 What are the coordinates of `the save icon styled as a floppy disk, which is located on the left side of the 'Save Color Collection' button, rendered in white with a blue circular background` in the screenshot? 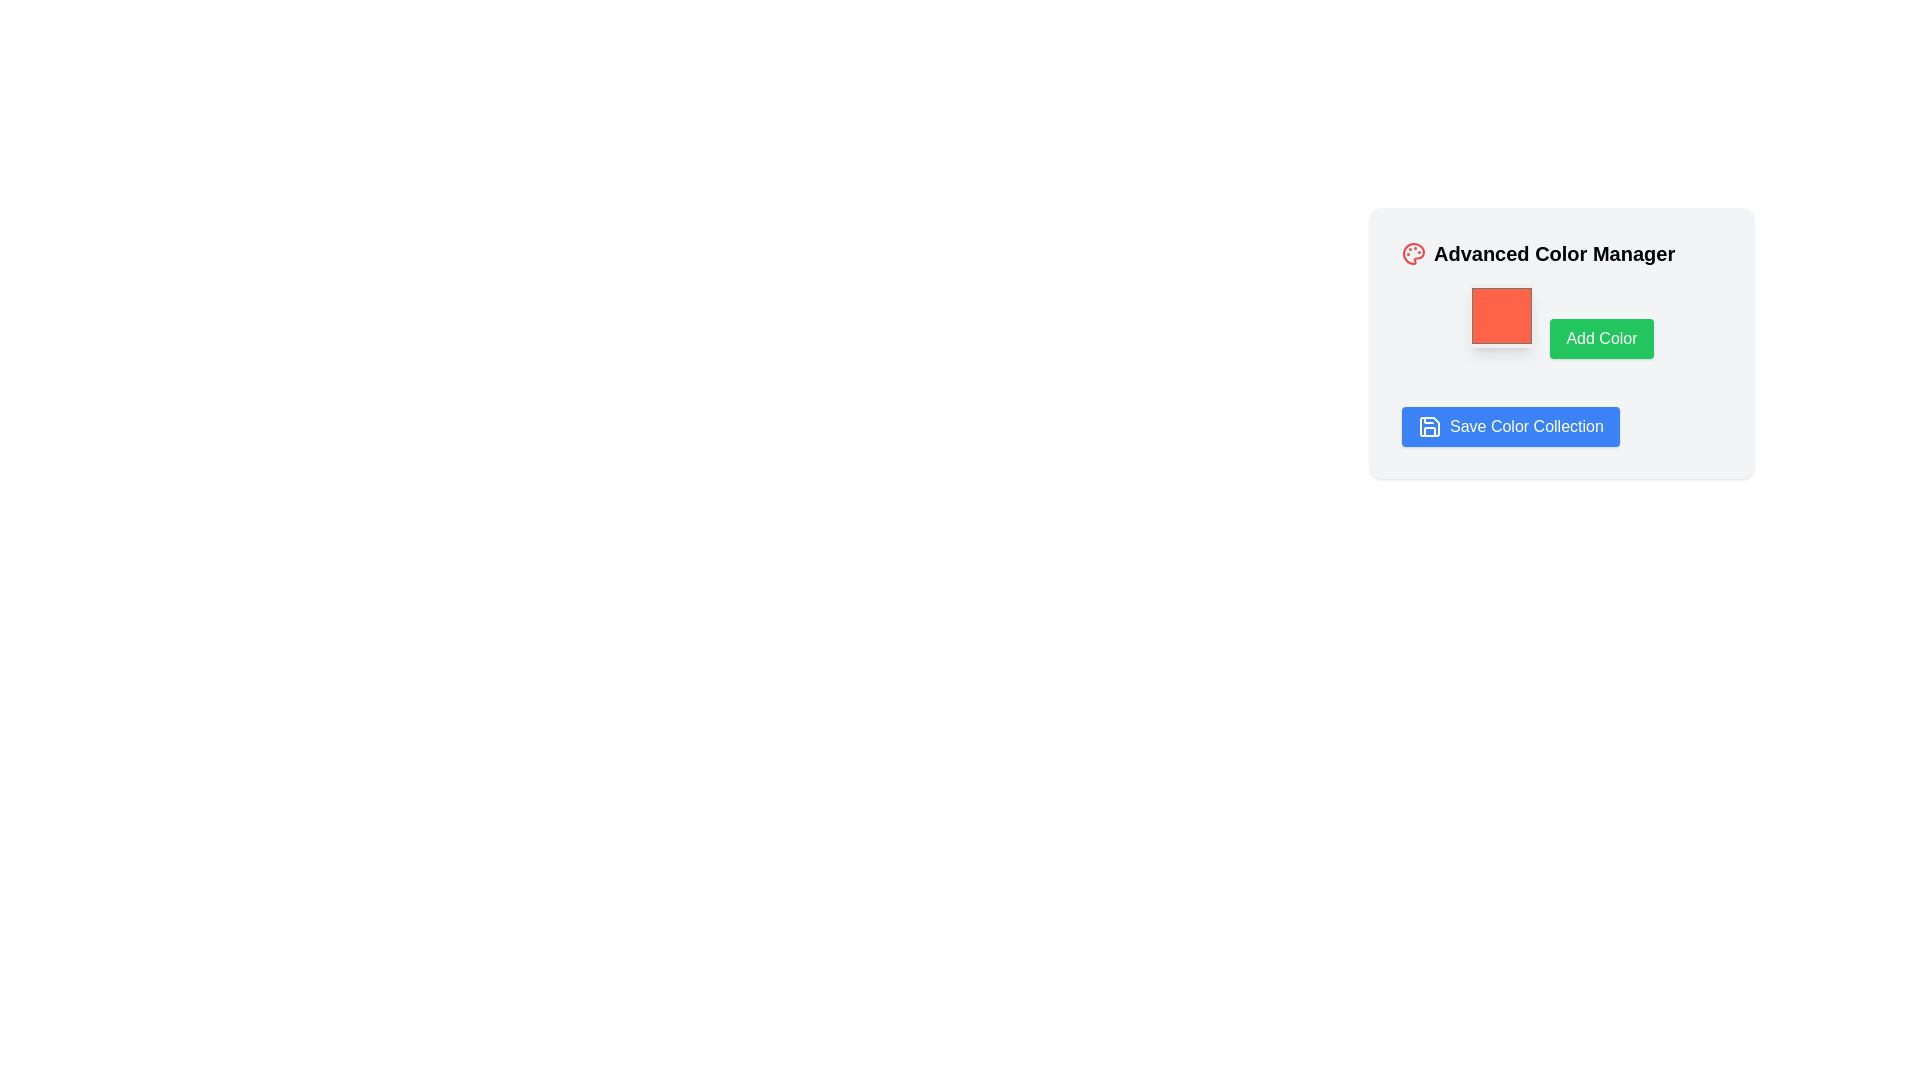 It's located at (1429, 426).